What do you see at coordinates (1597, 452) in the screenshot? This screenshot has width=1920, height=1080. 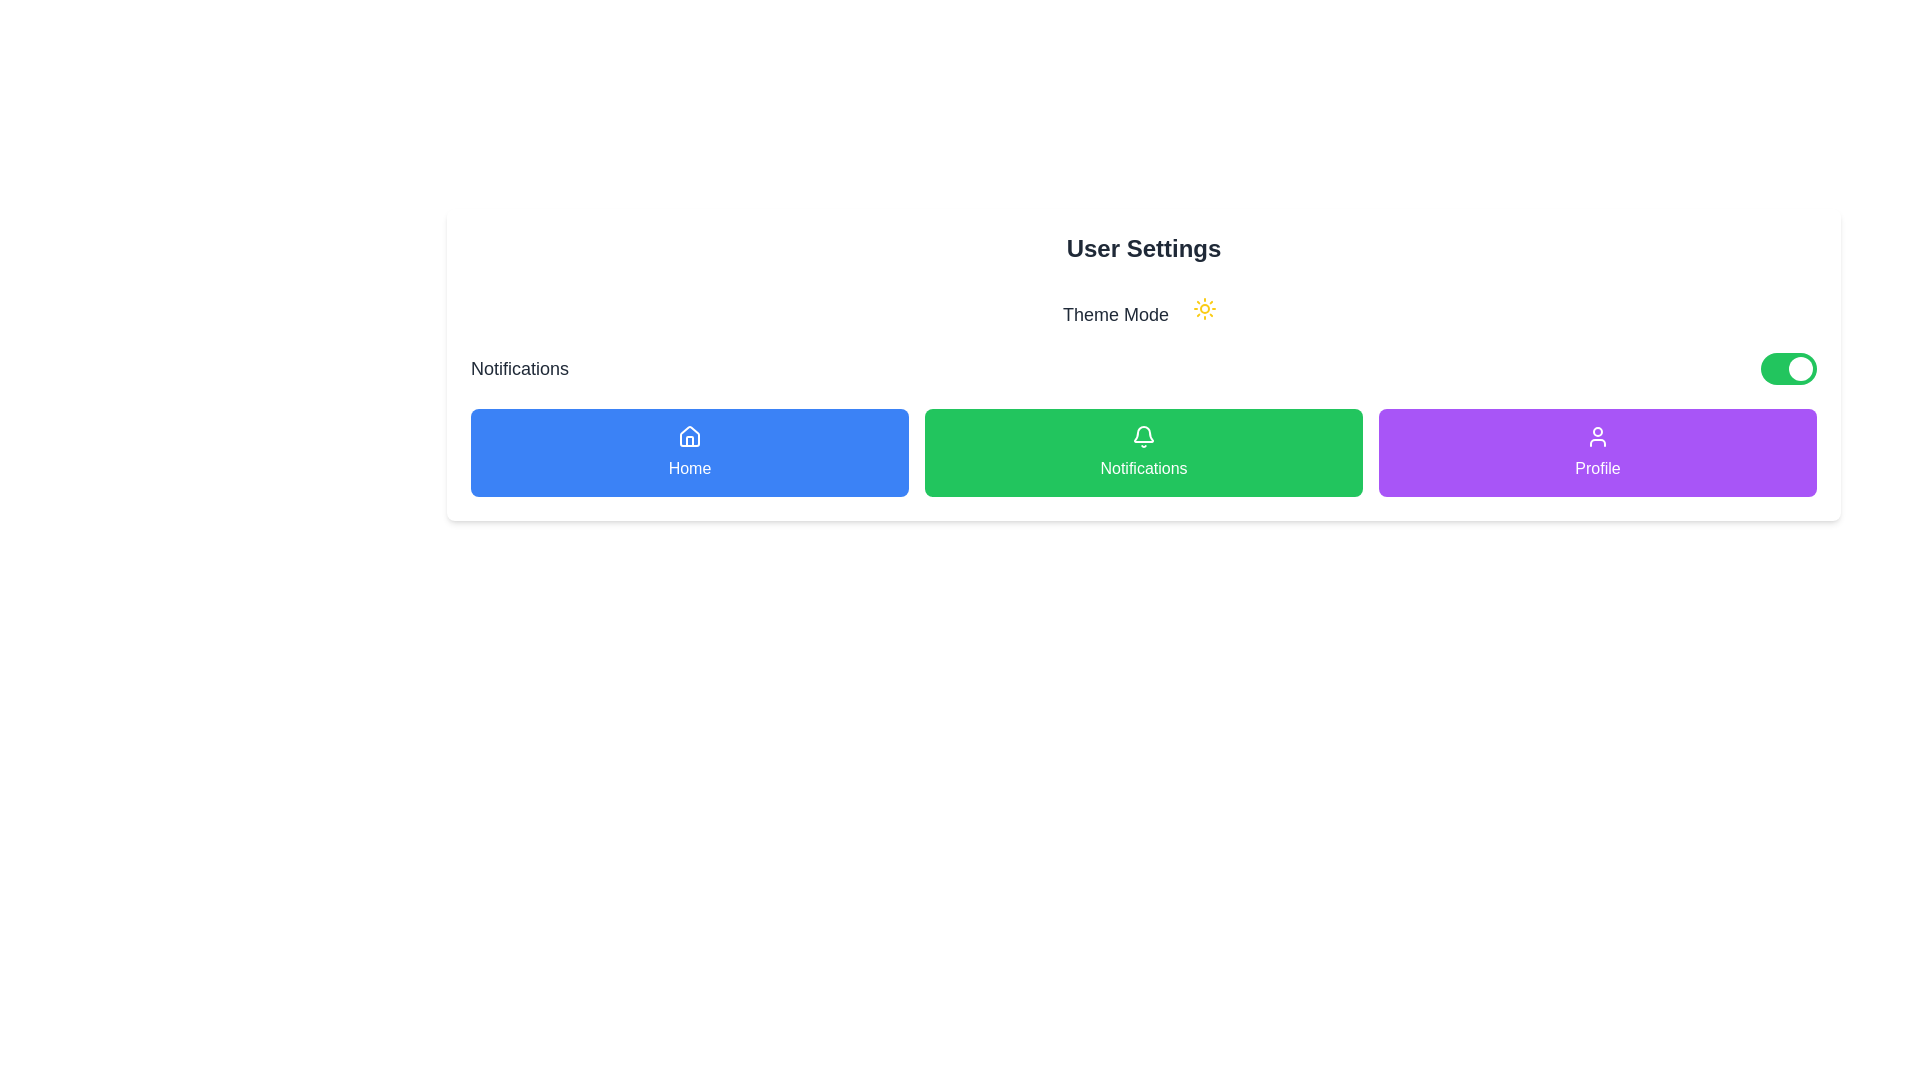 I see `the rightmost button in the horizontal row of three buttons` at bounding box center [1597, 452].